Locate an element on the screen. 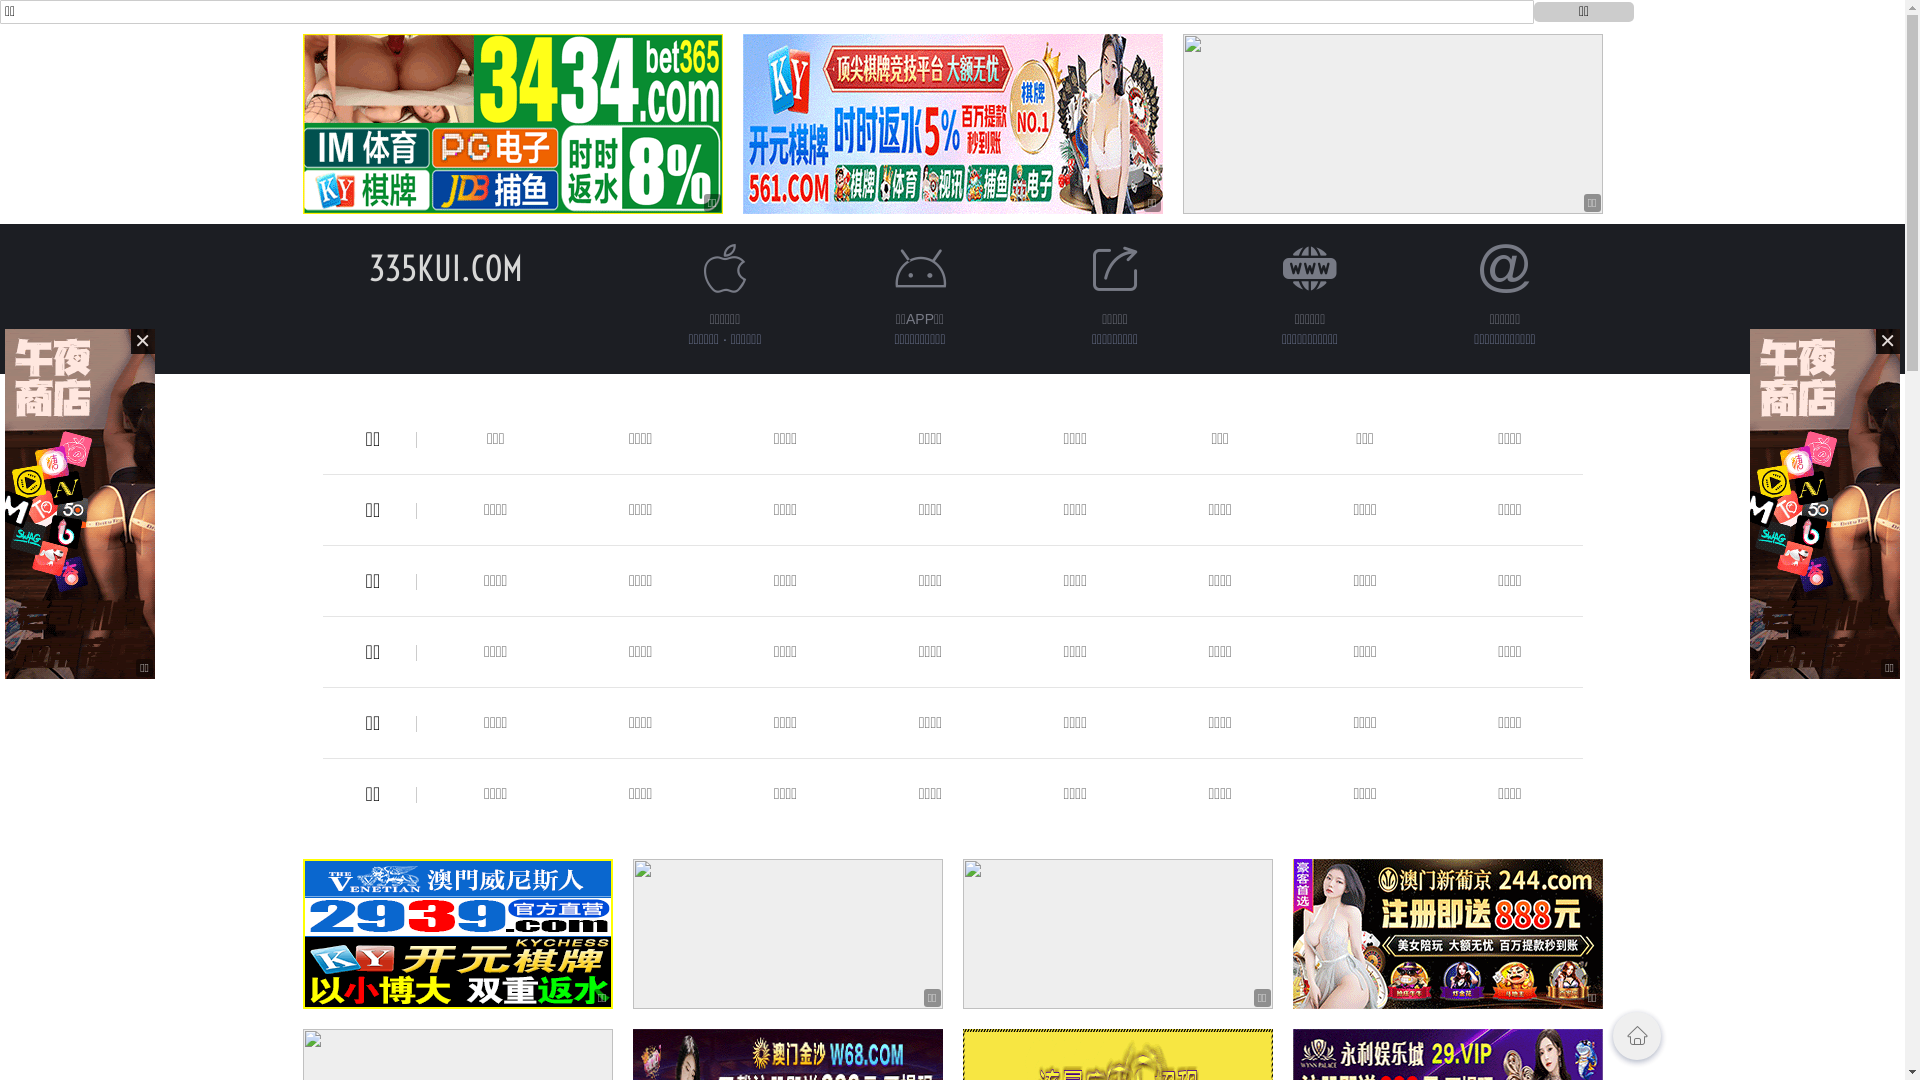 The height and width of the screenshot is (1080, 1920). '335KUI.COM' is located at coordinates (368, 267).